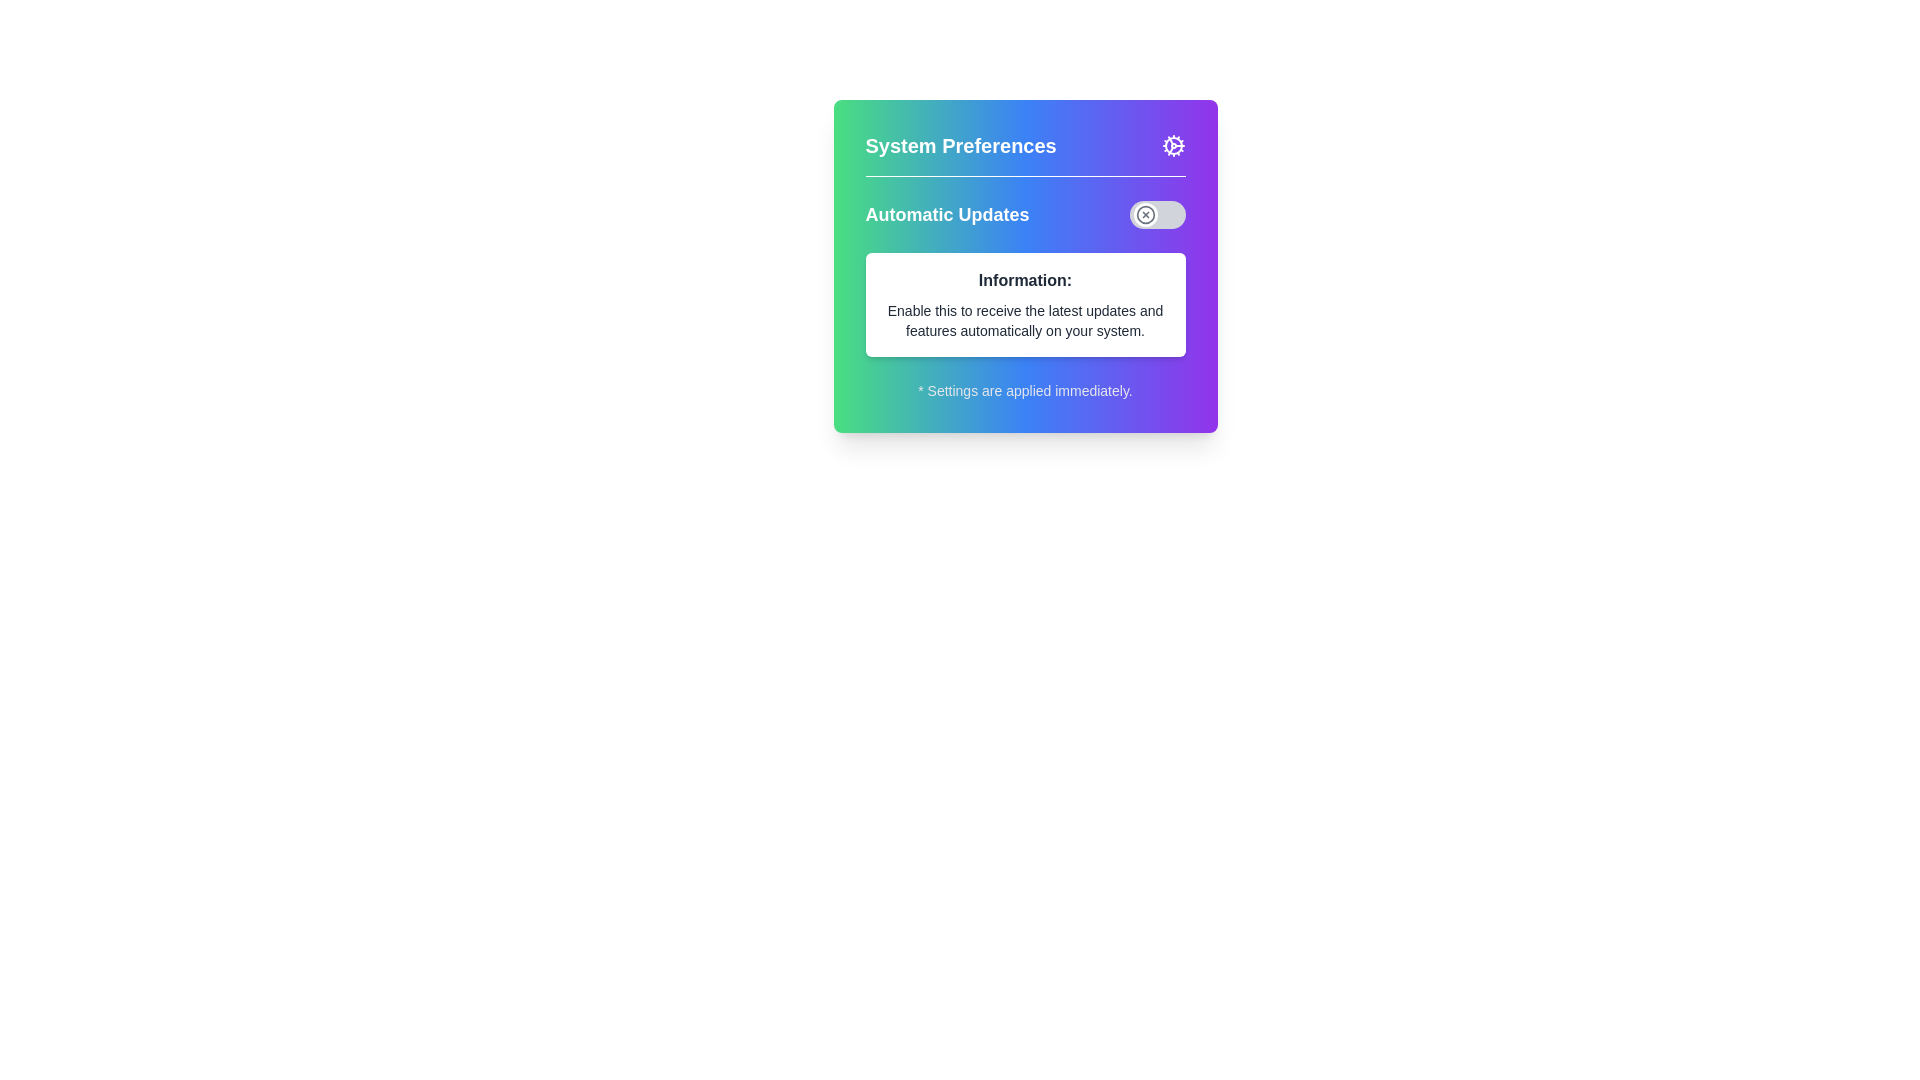 The image size is (1920, 1080). Describe the element at coordinates (1025, 390) in the screenshot. I see `the informational label indicating that the settings made are applied immediately, located below the 'Information:' section` at that location.